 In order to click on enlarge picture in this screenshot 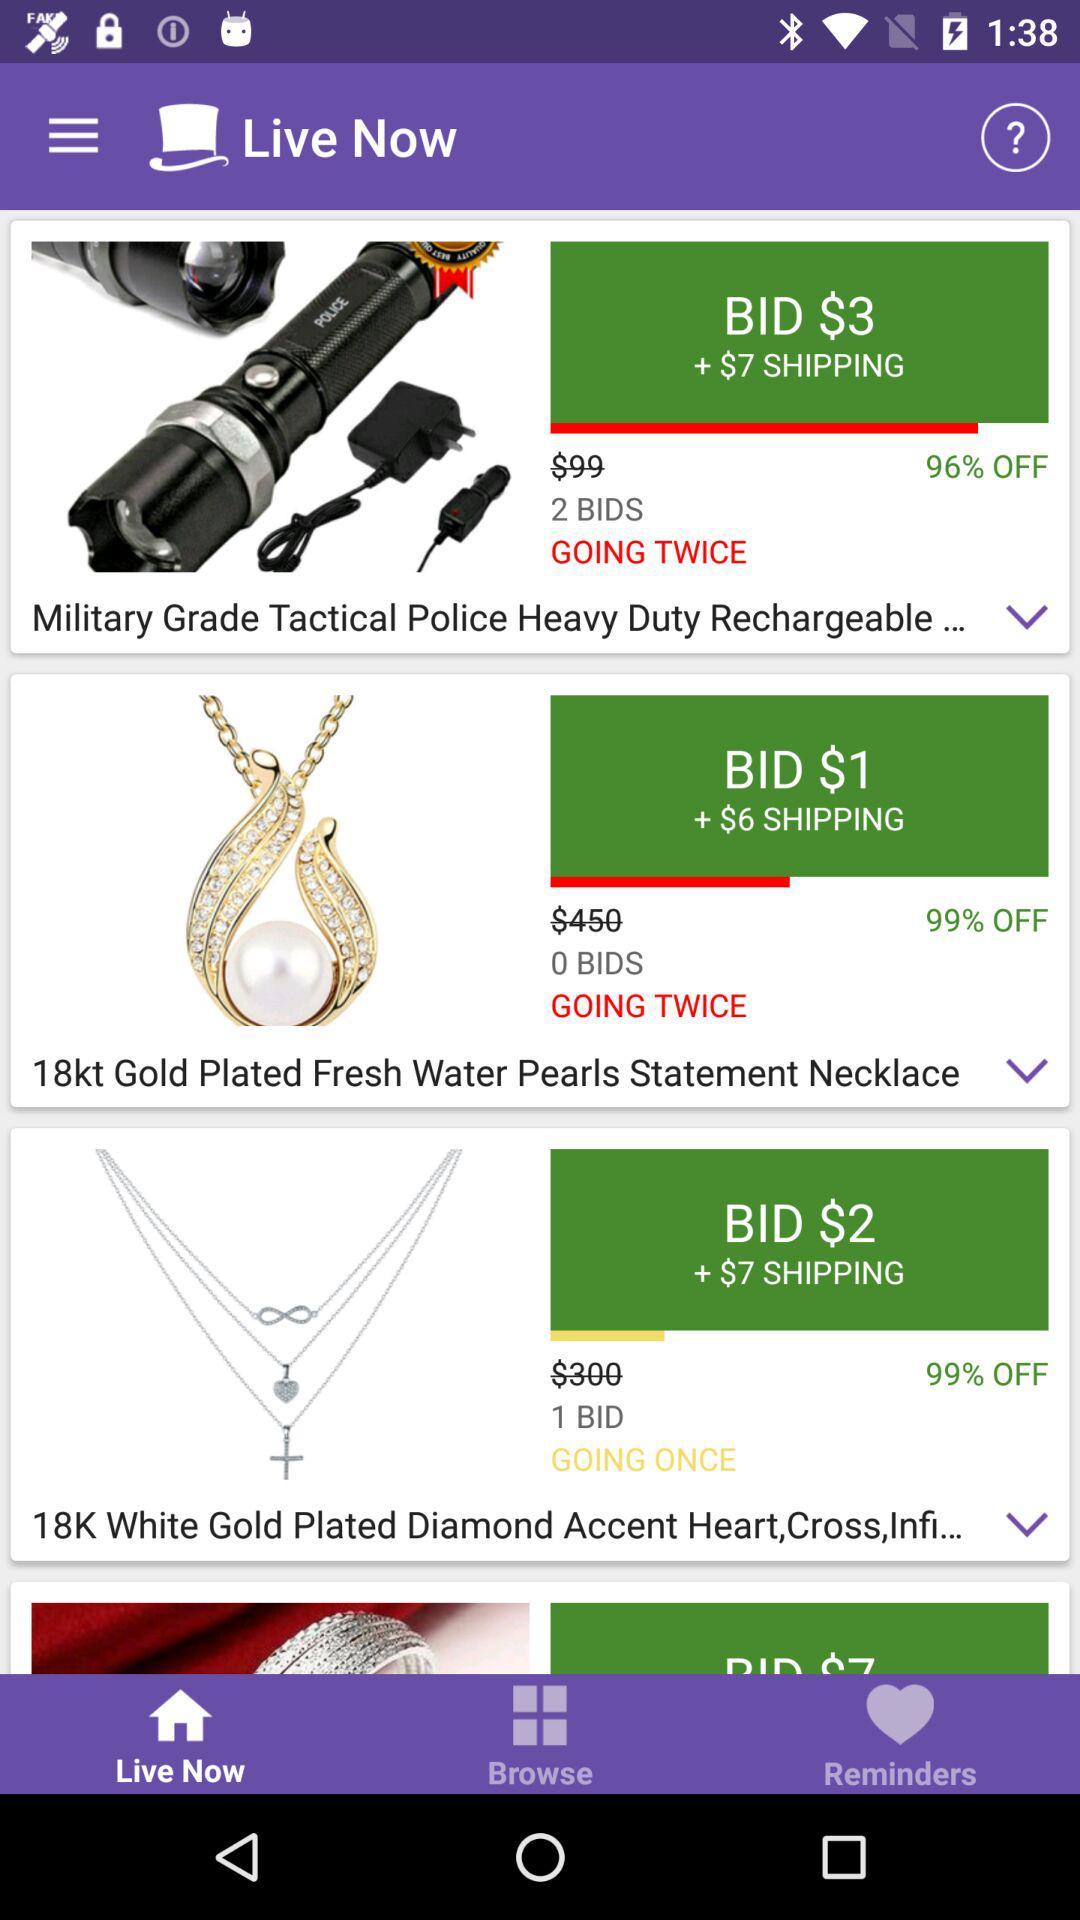, I will do `click(280, 1638)`.